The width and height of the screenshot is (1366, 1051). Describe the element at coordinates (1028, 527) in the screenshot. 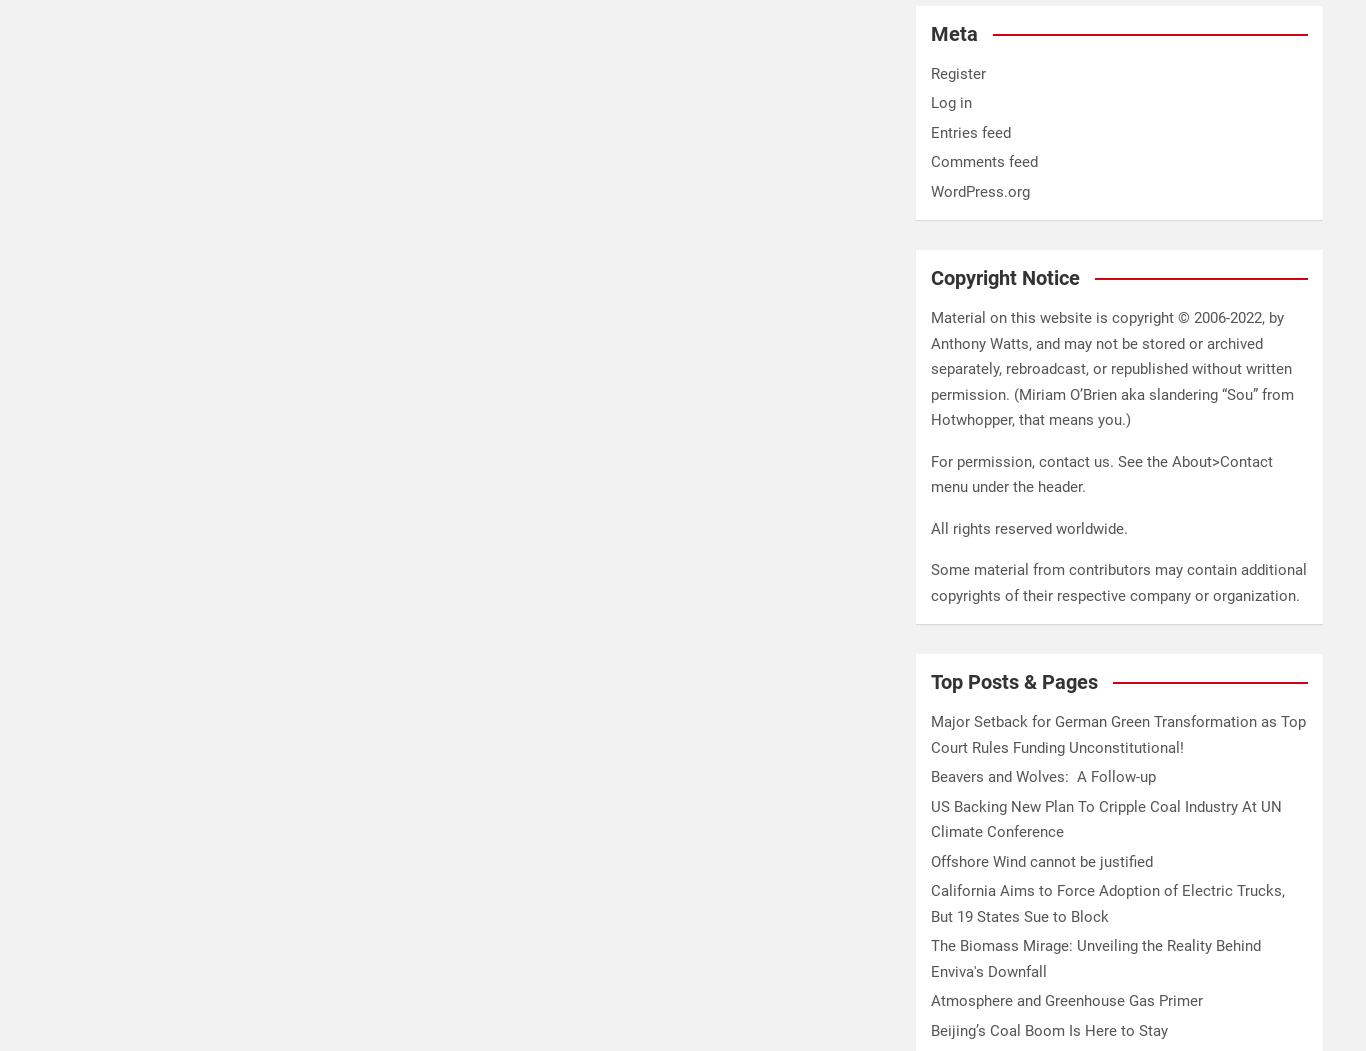

I see `'All rights reserved worldwide.'` at that location.